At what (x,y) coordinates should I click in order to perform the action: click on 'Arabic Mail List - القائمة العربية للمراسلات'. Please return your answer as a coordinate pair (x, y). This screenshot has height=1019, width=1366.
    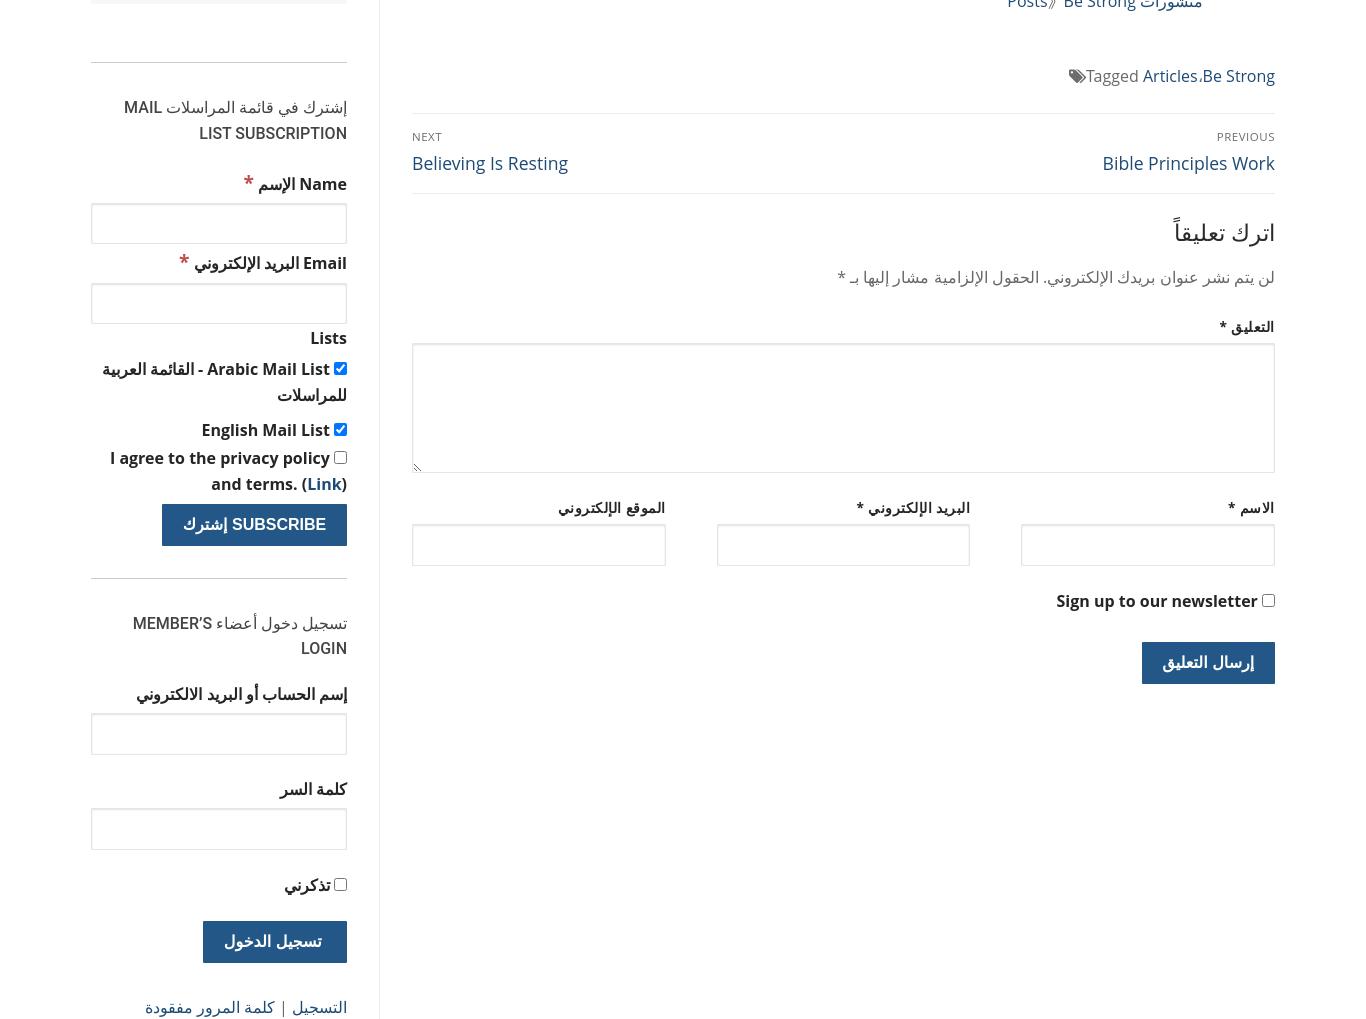
    Looking at the image, I should click on (223, 380).